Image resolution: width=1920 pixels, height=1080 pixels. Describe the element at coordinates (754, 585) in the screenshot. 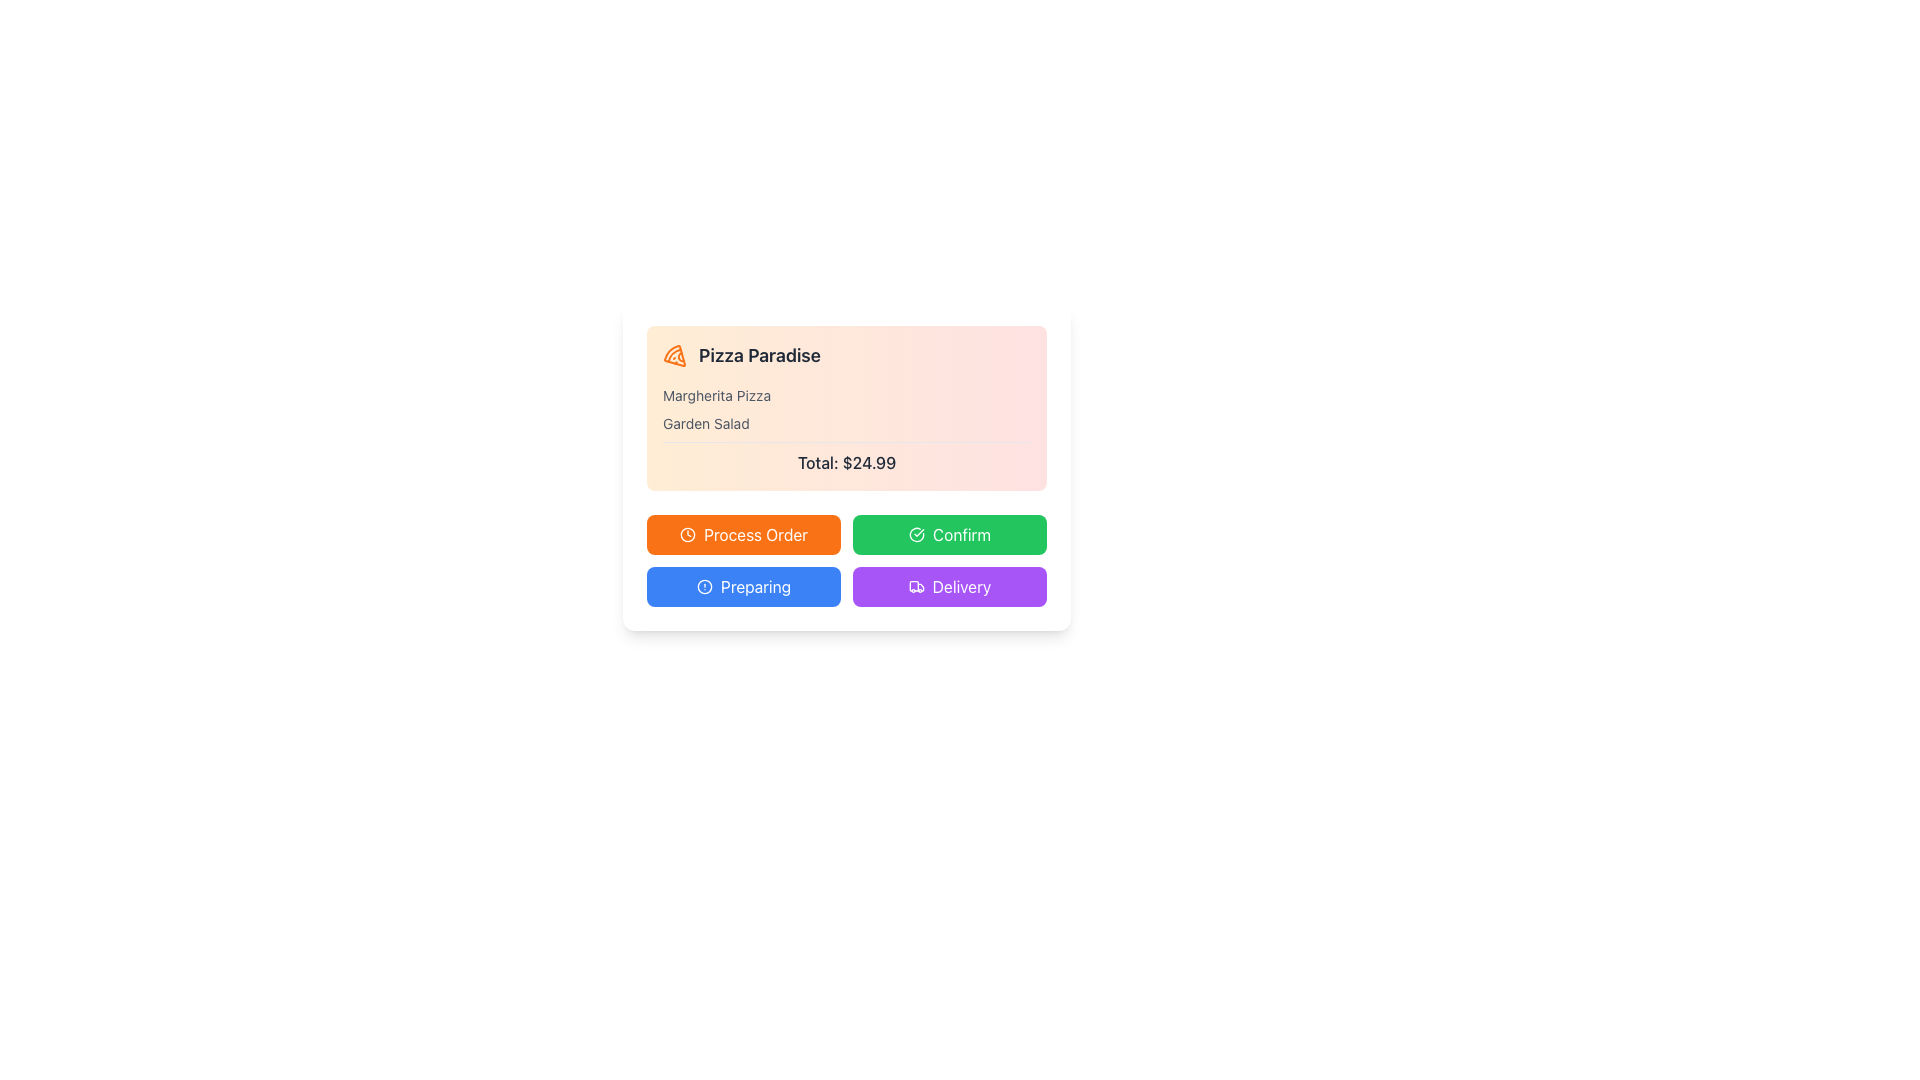

I see `the text label displaying 'Preparing.' within the blue button to trigger a tooltip` at that location.